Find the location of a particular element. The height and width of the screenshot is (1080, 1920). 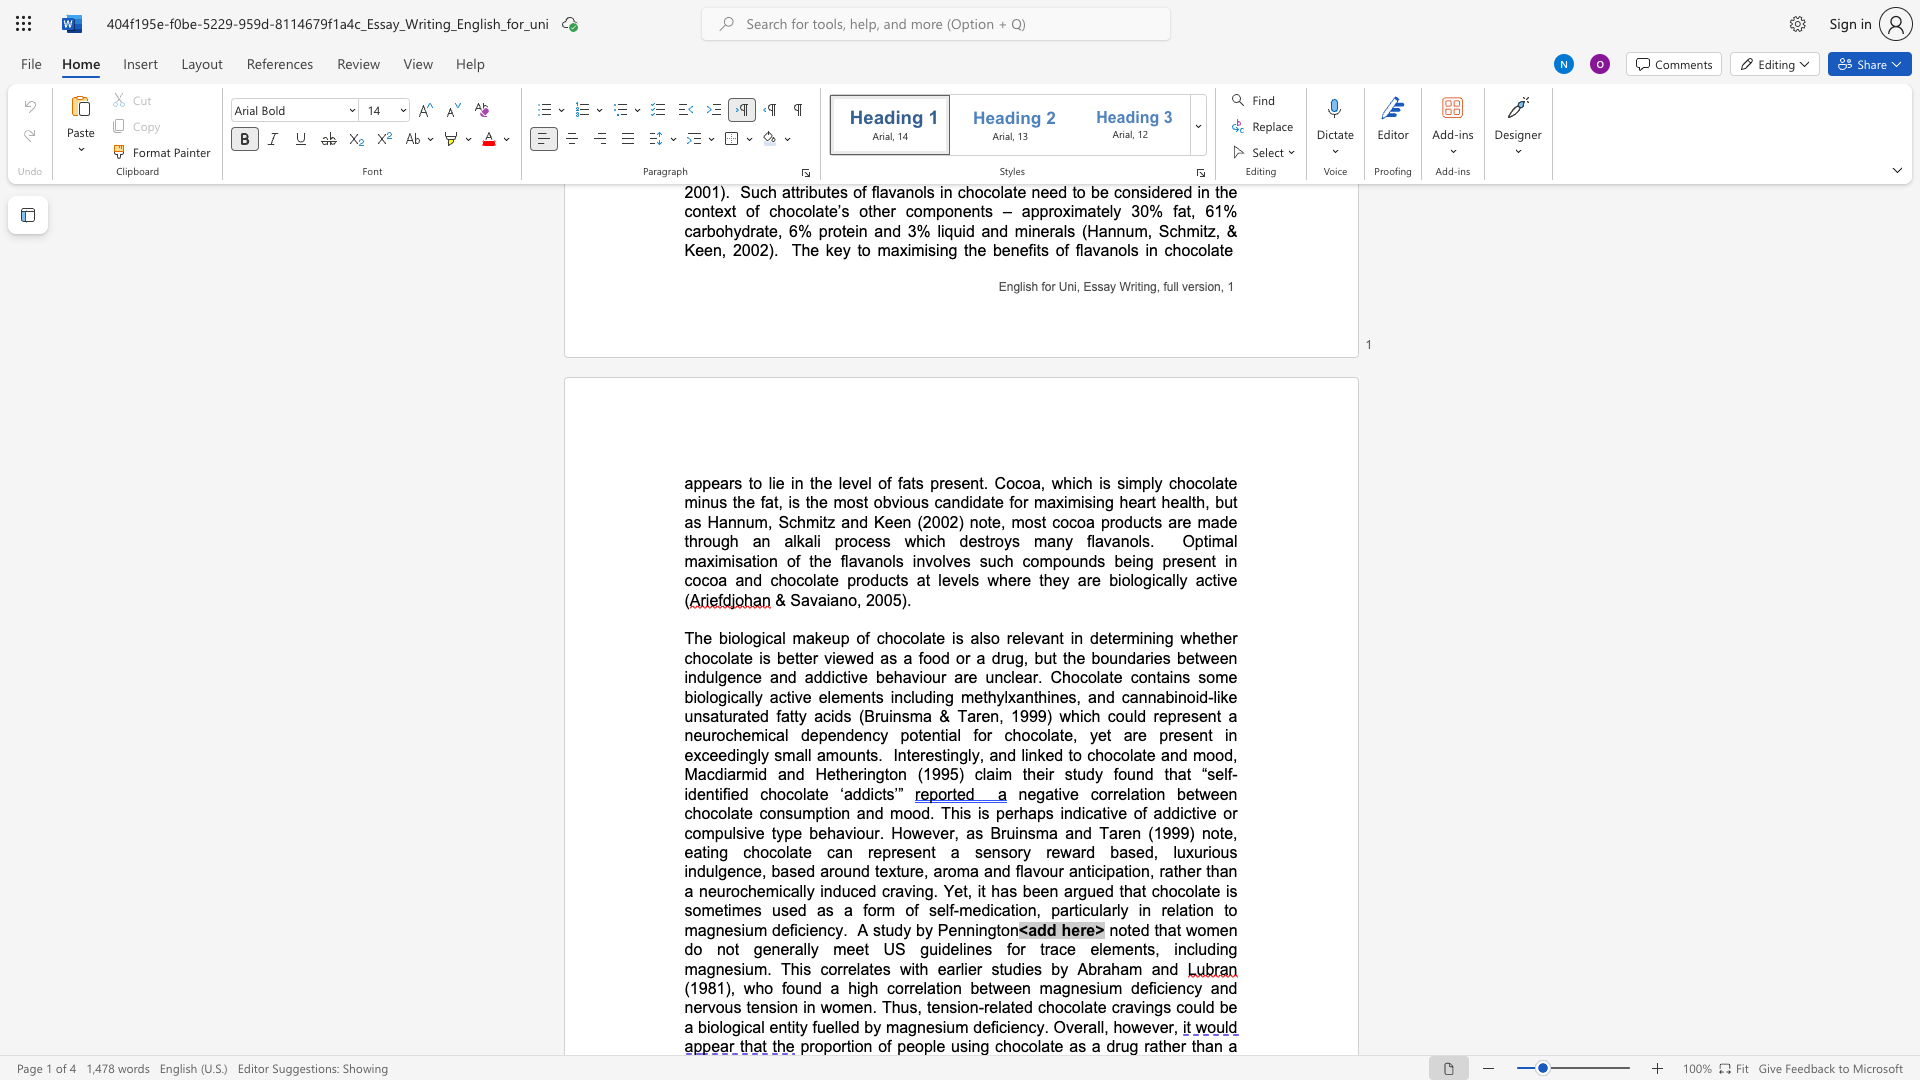

the subset text "ce, based ar" within the text "a sensory reward based, luxurious indulgence, based around texture," is located at coordinates (743, 870).